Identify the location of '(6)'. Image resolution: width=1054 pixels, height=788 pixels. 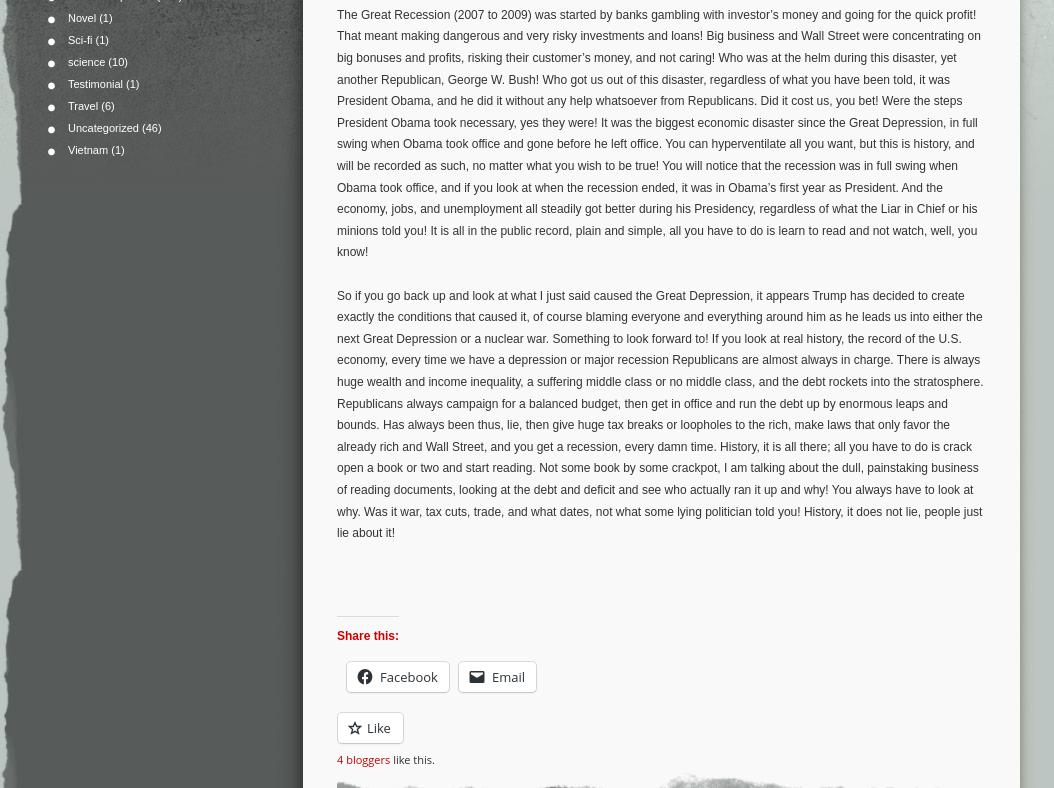
(106, 105).